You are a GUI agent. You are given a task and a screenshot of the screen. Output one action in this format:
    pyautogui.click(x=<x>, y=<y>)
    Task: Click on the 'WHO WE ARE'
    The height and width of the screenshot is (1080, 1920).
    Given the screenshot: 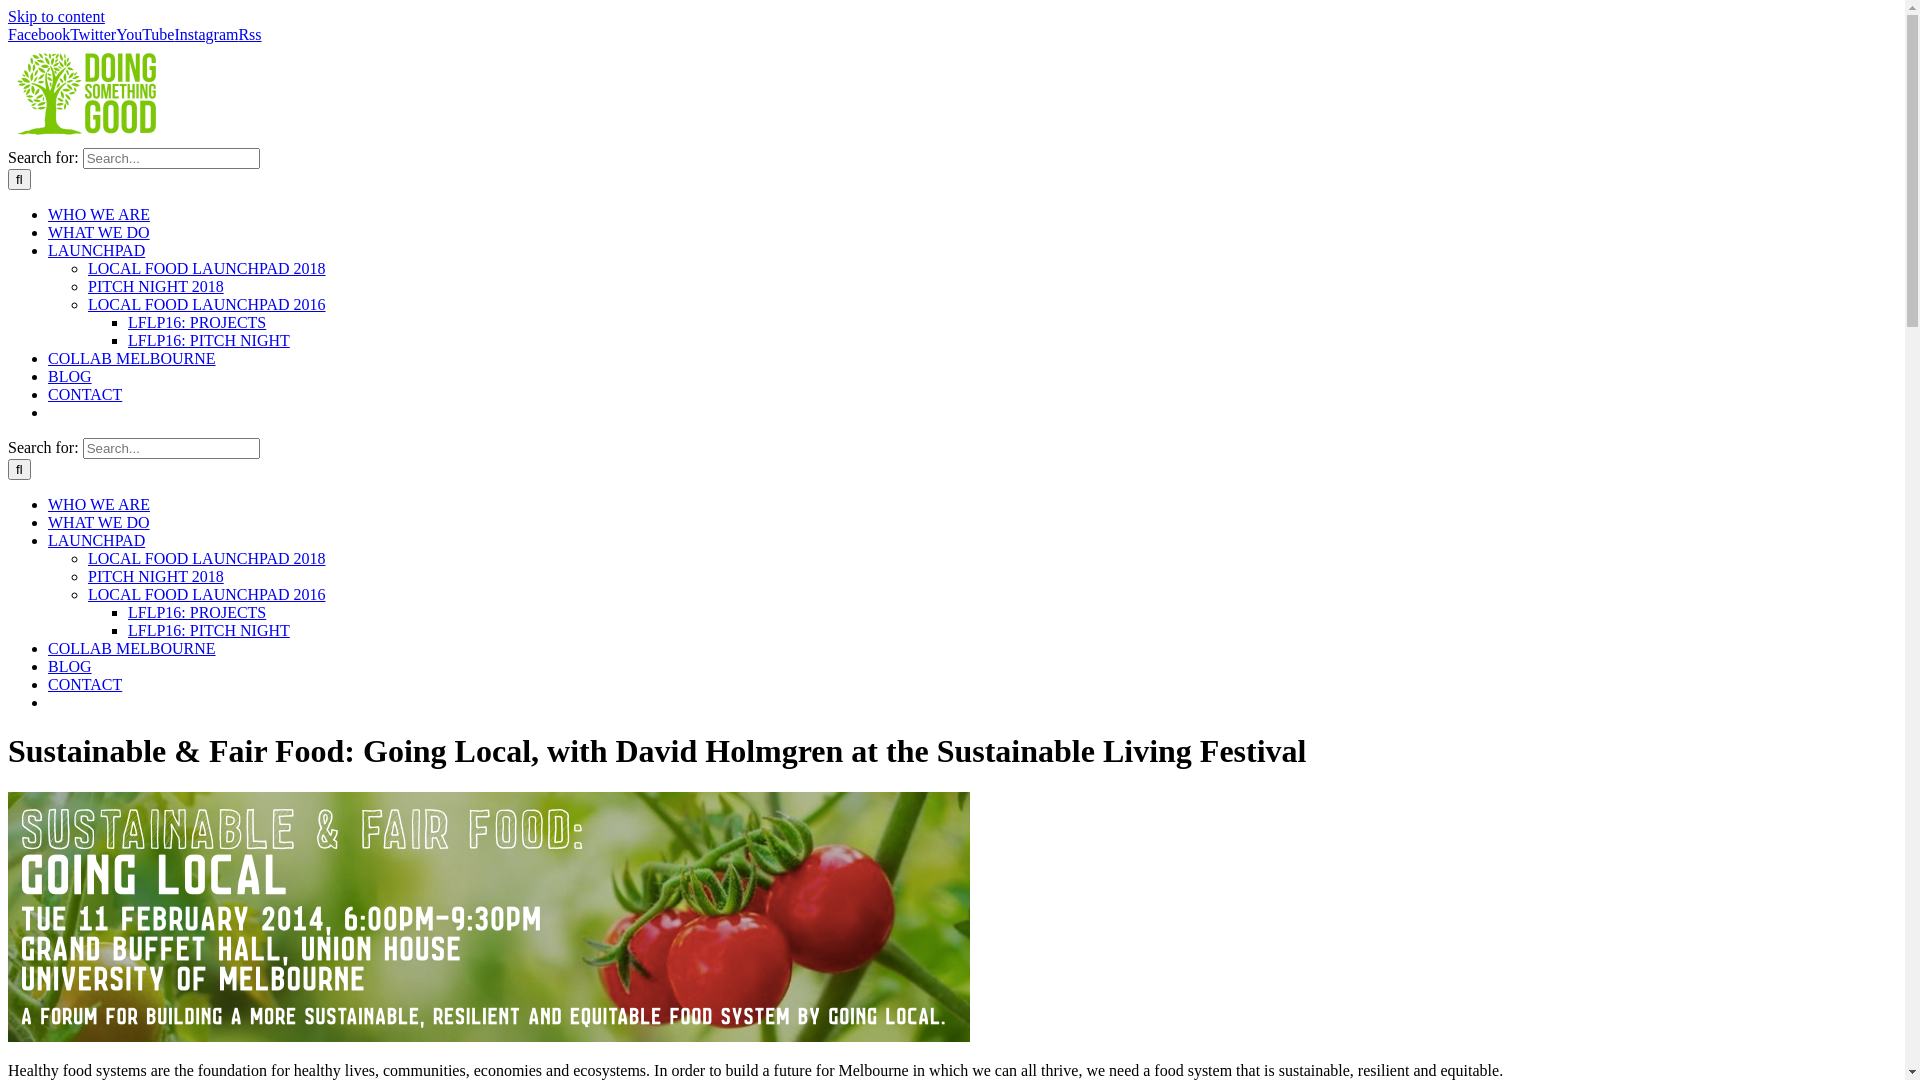 What is the action you would take?
    pyautogui.click(x=98, y=214)
    